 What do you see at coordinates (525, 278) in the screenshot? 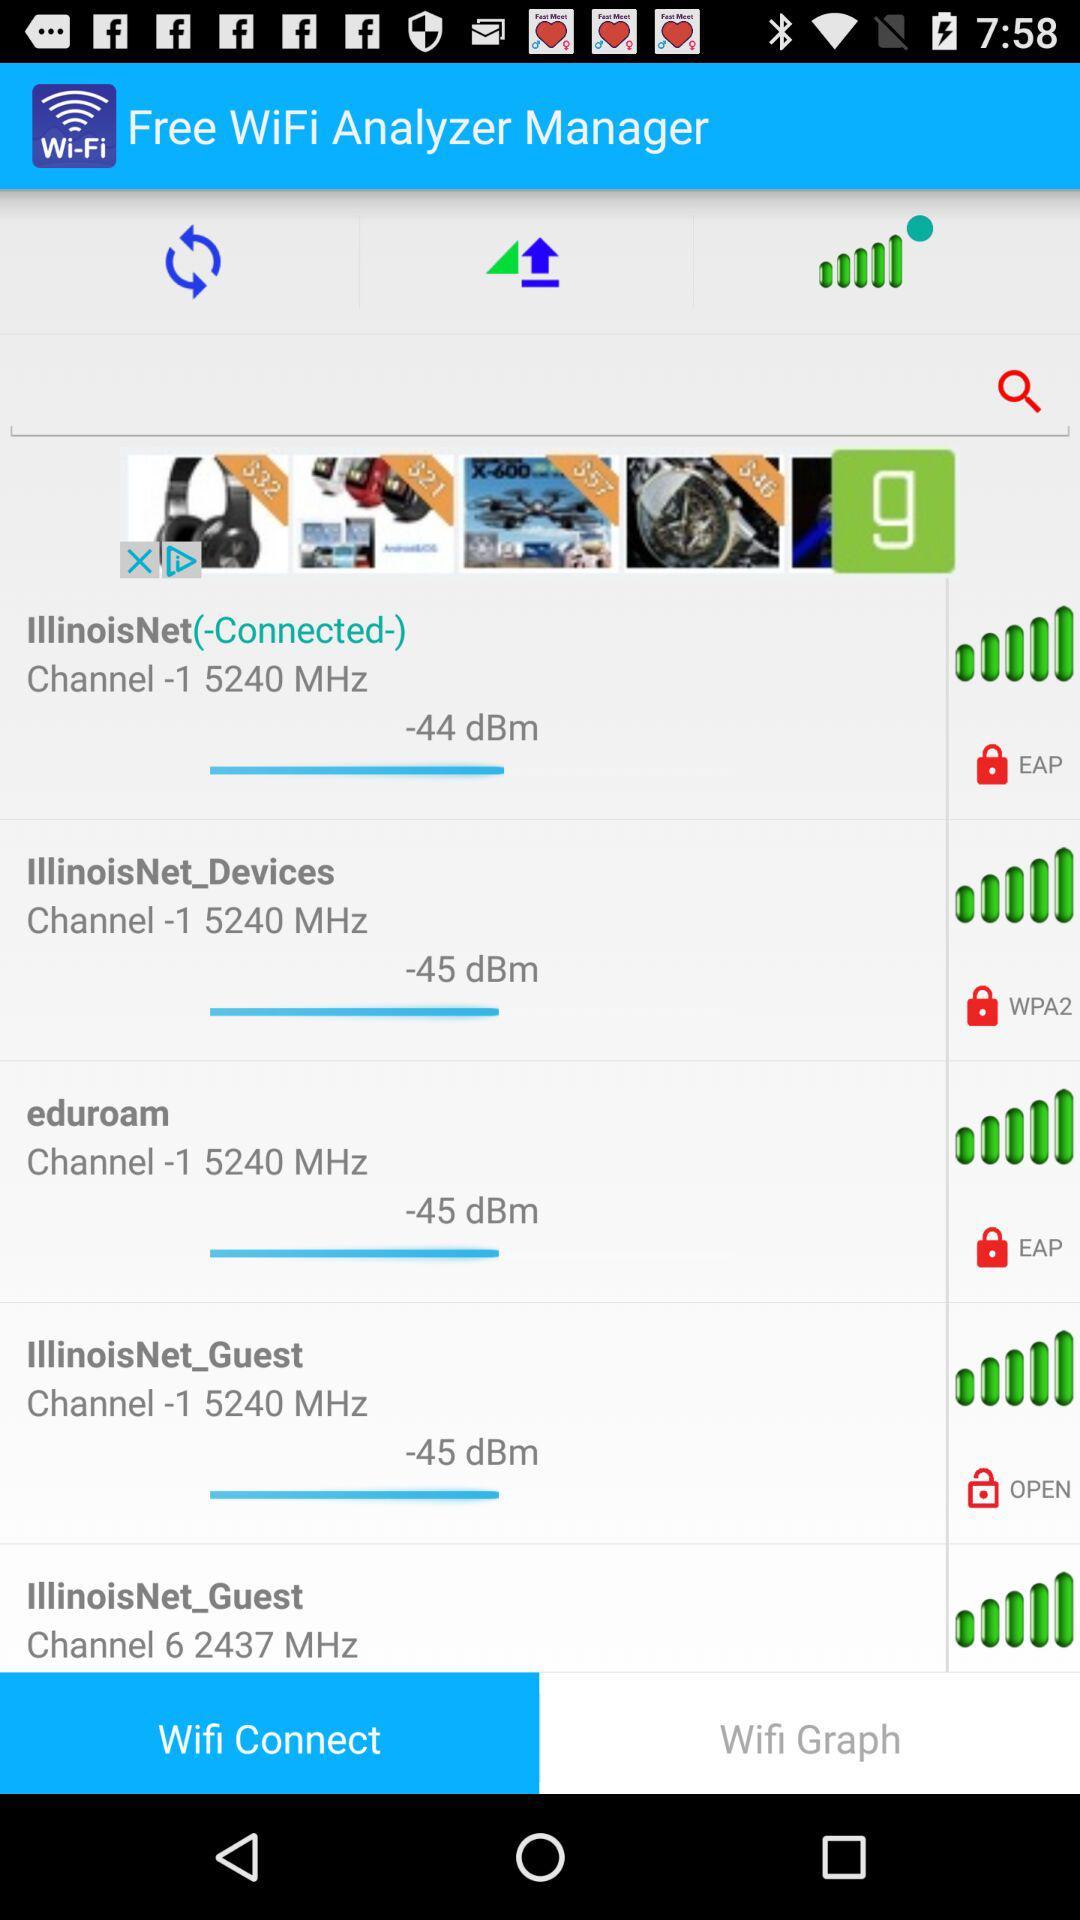
I see `the arrow_upward icon` at bounding box center [525, 278].